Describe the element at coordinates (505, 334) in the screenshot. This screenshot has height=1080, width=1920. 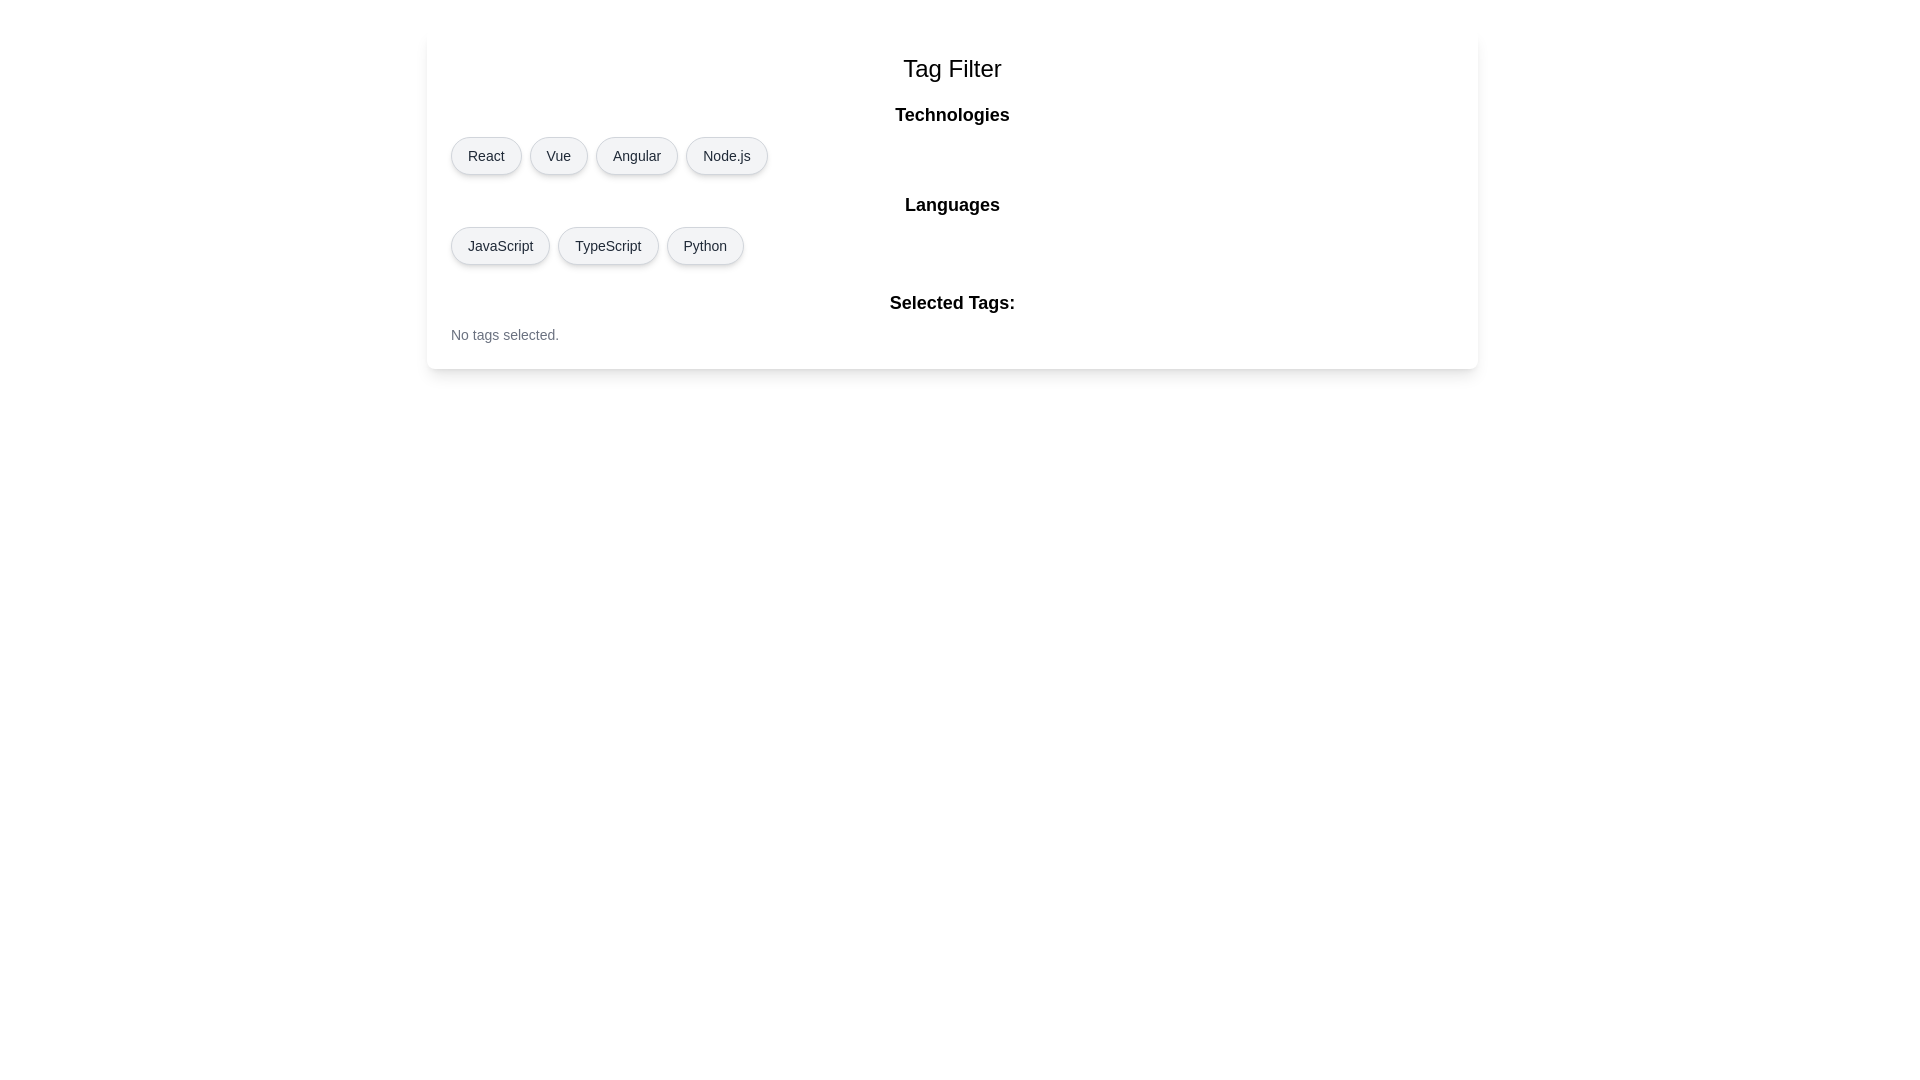
I see `information displayed in the text label indicating that no tags have been chosen in the 'Selected Tags' section, which is located in the bottom-left corner of that section` at that location.